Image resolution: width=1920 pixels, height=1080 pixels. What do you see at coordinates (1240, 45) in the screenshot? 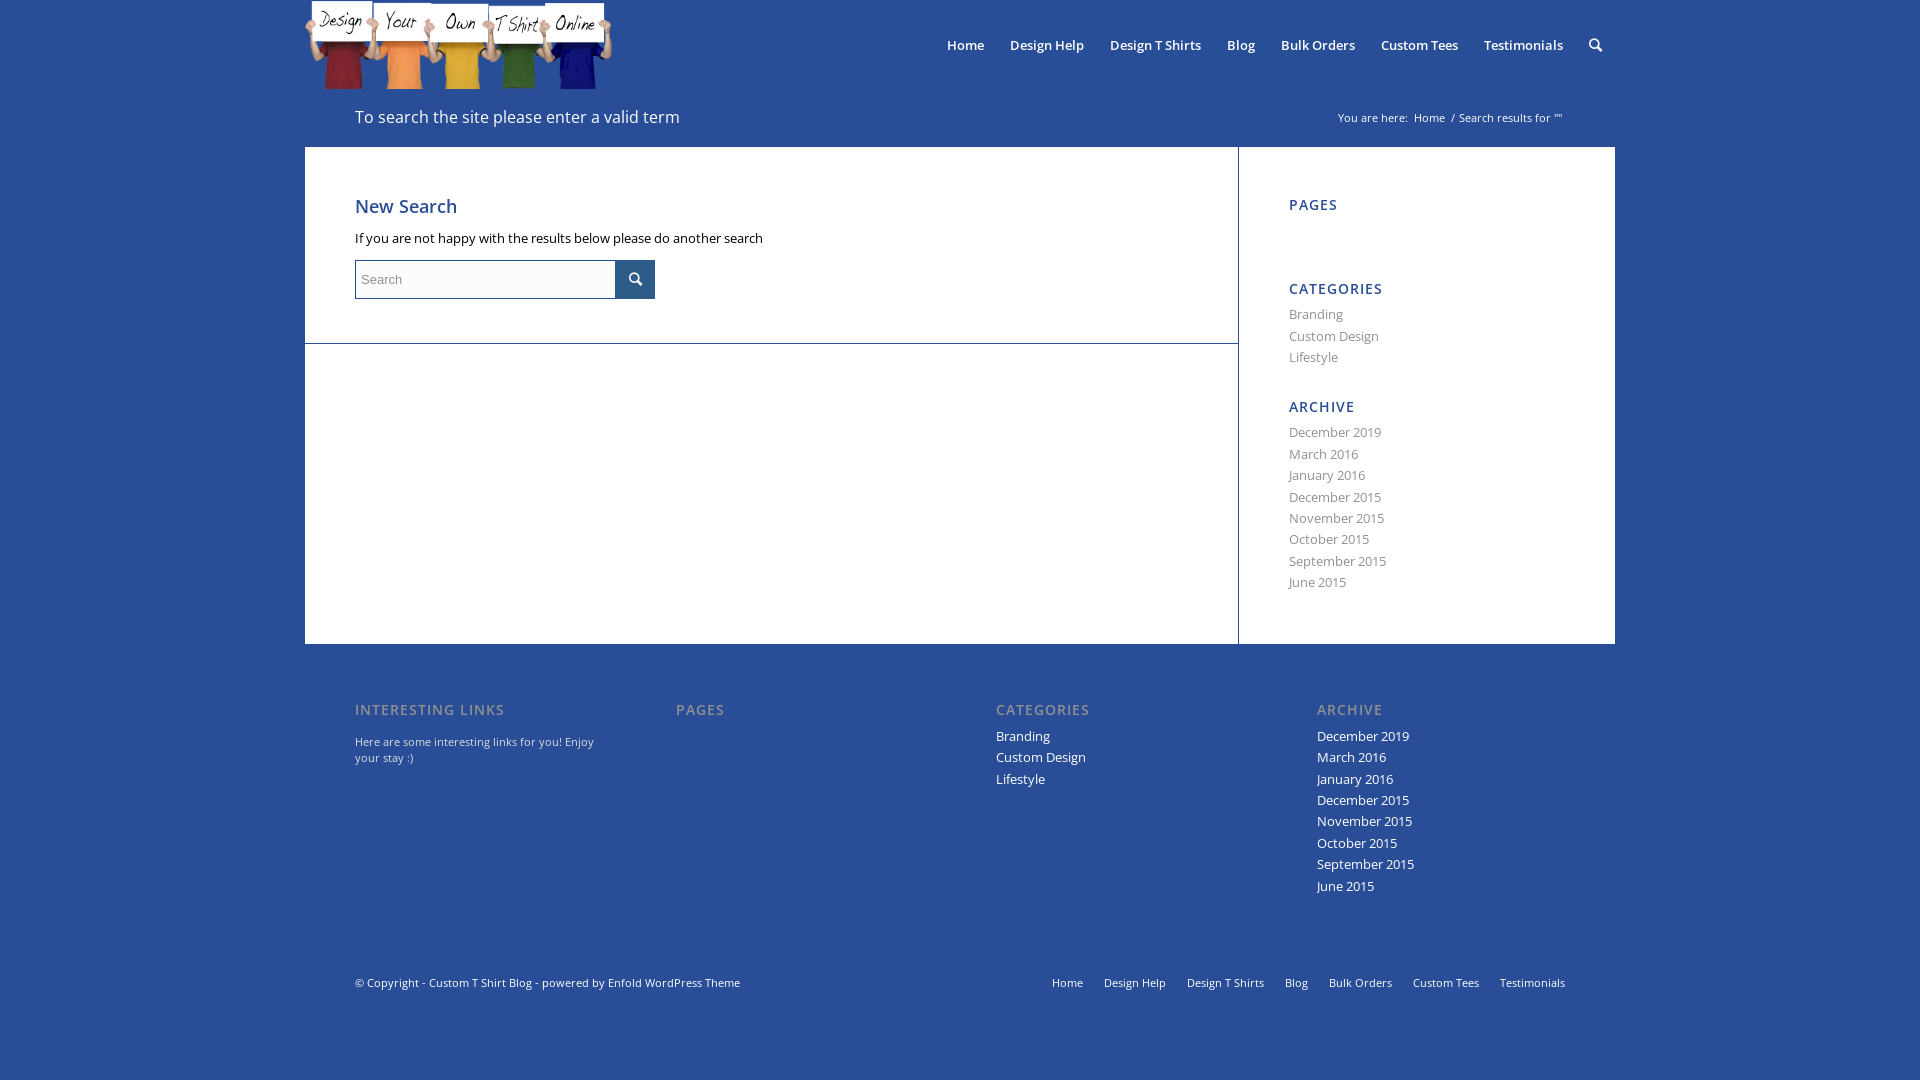
I see `'Blog'` at bounding box center [1240, 45].